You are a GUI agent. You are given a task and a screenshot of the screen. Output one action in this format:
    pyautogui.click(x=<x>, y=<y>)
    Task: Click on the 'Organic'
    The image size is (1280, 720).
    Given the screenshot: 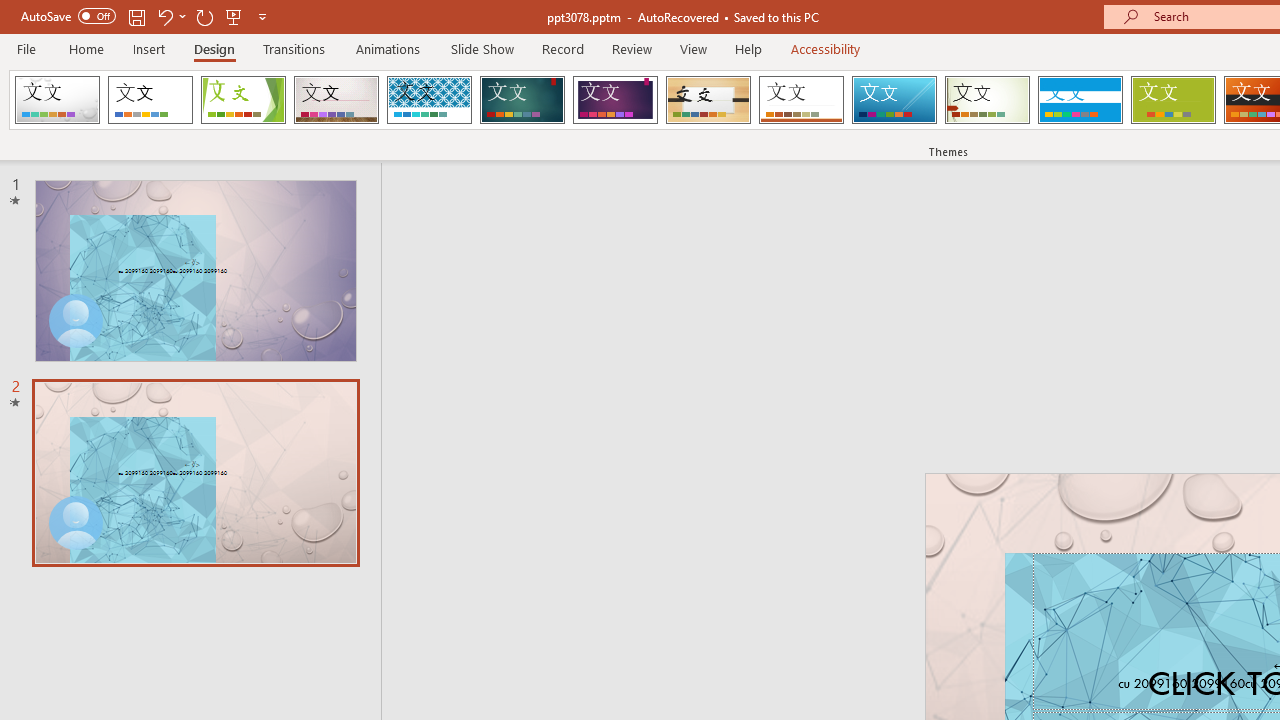 What is the action you would take?
    pyautogui.click(x=708, y=100)
    